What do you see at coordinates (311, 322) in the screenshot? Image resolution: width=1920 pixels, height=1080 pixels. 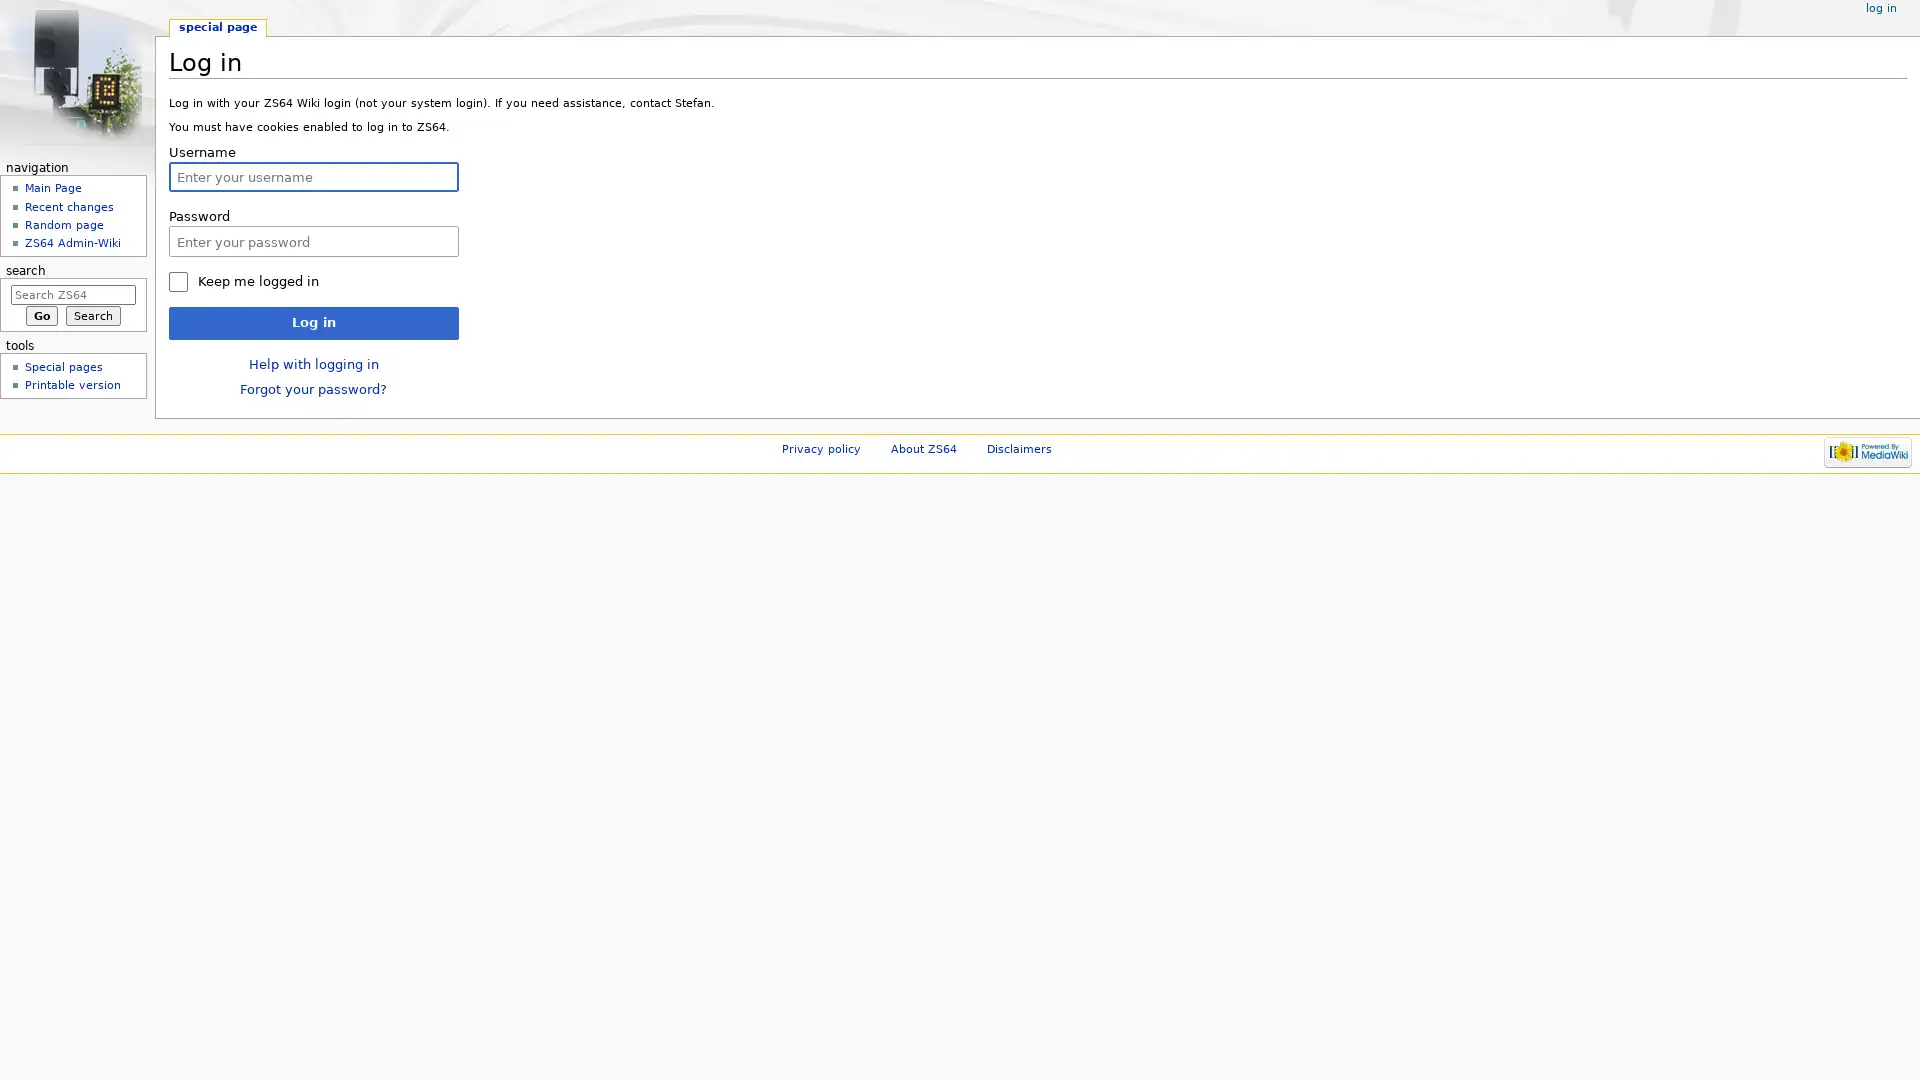 I see `Log in` at bounding box center [311, 322].